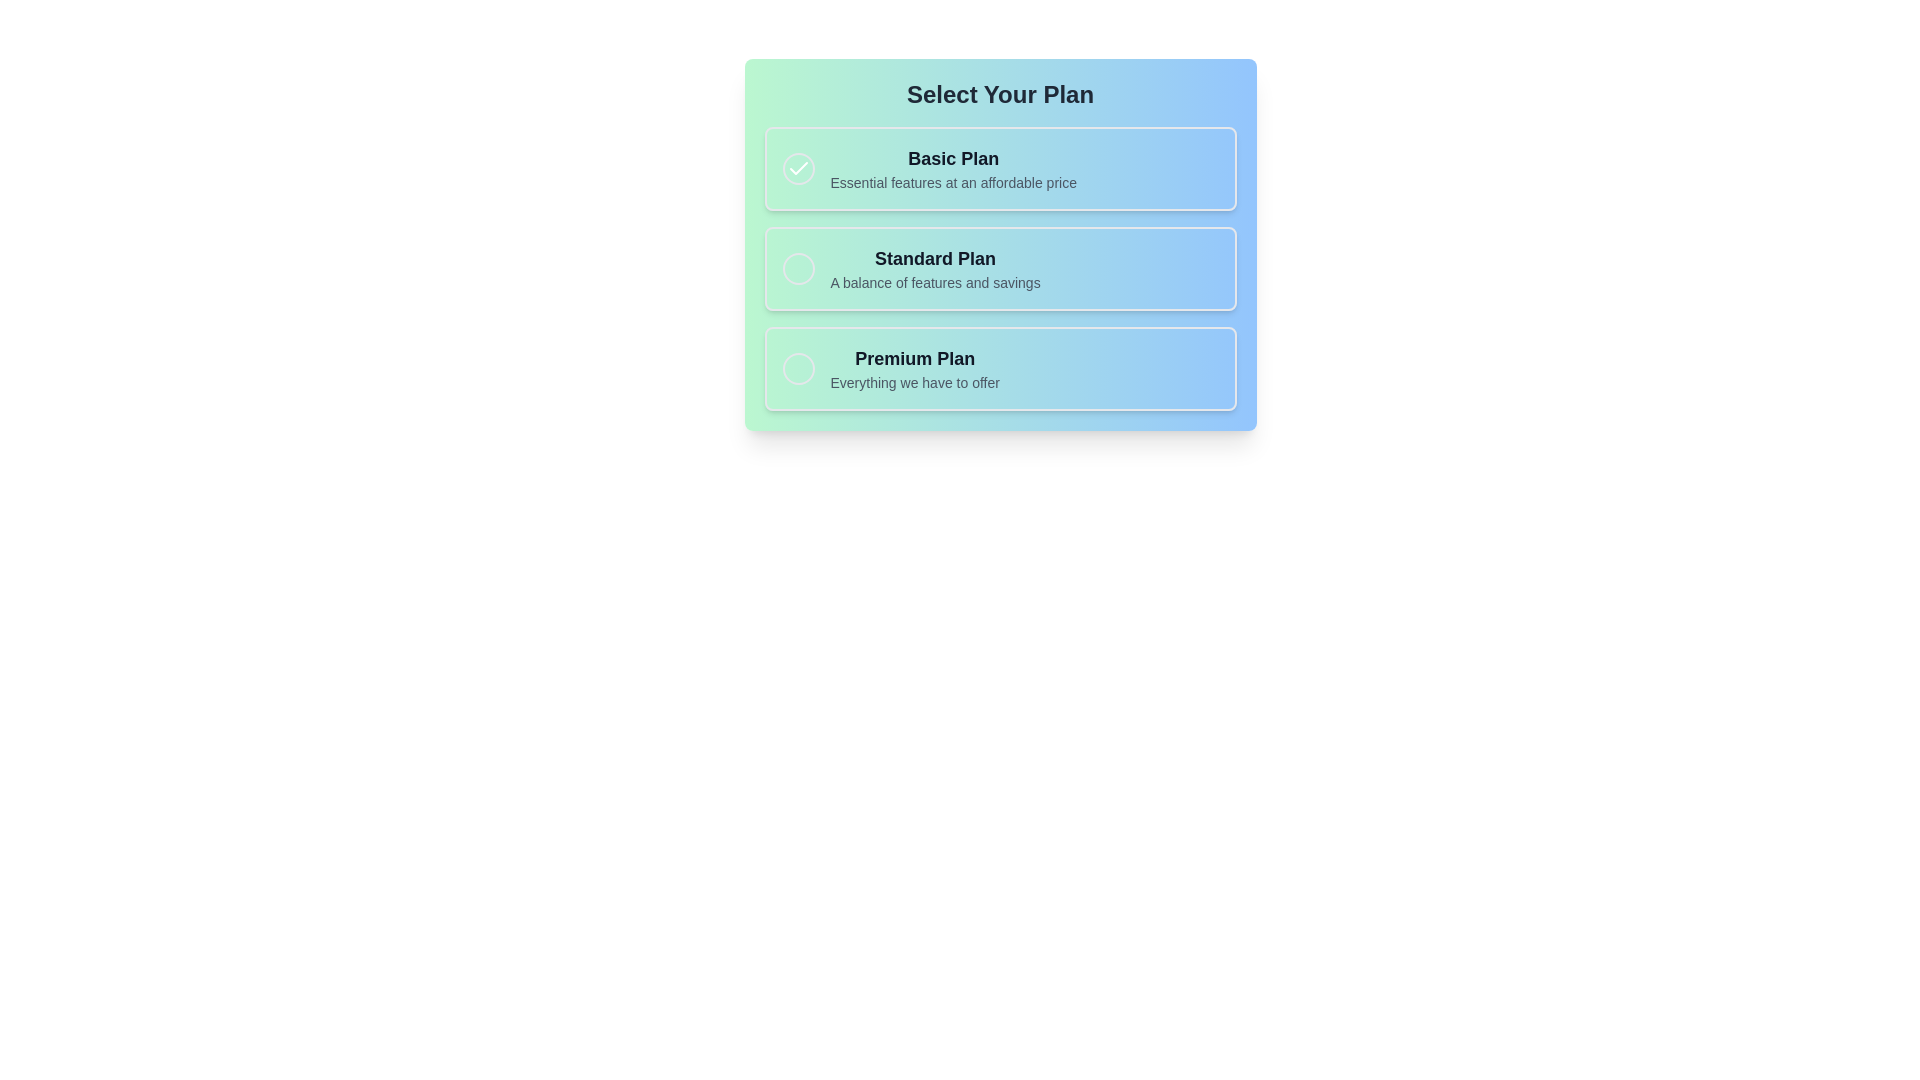 This screenshot has height=1080, width=1920. I want to click on the header text located at the top section of the gradient card, which serves as a title for the subsequent plan options, so click(1000, 95).